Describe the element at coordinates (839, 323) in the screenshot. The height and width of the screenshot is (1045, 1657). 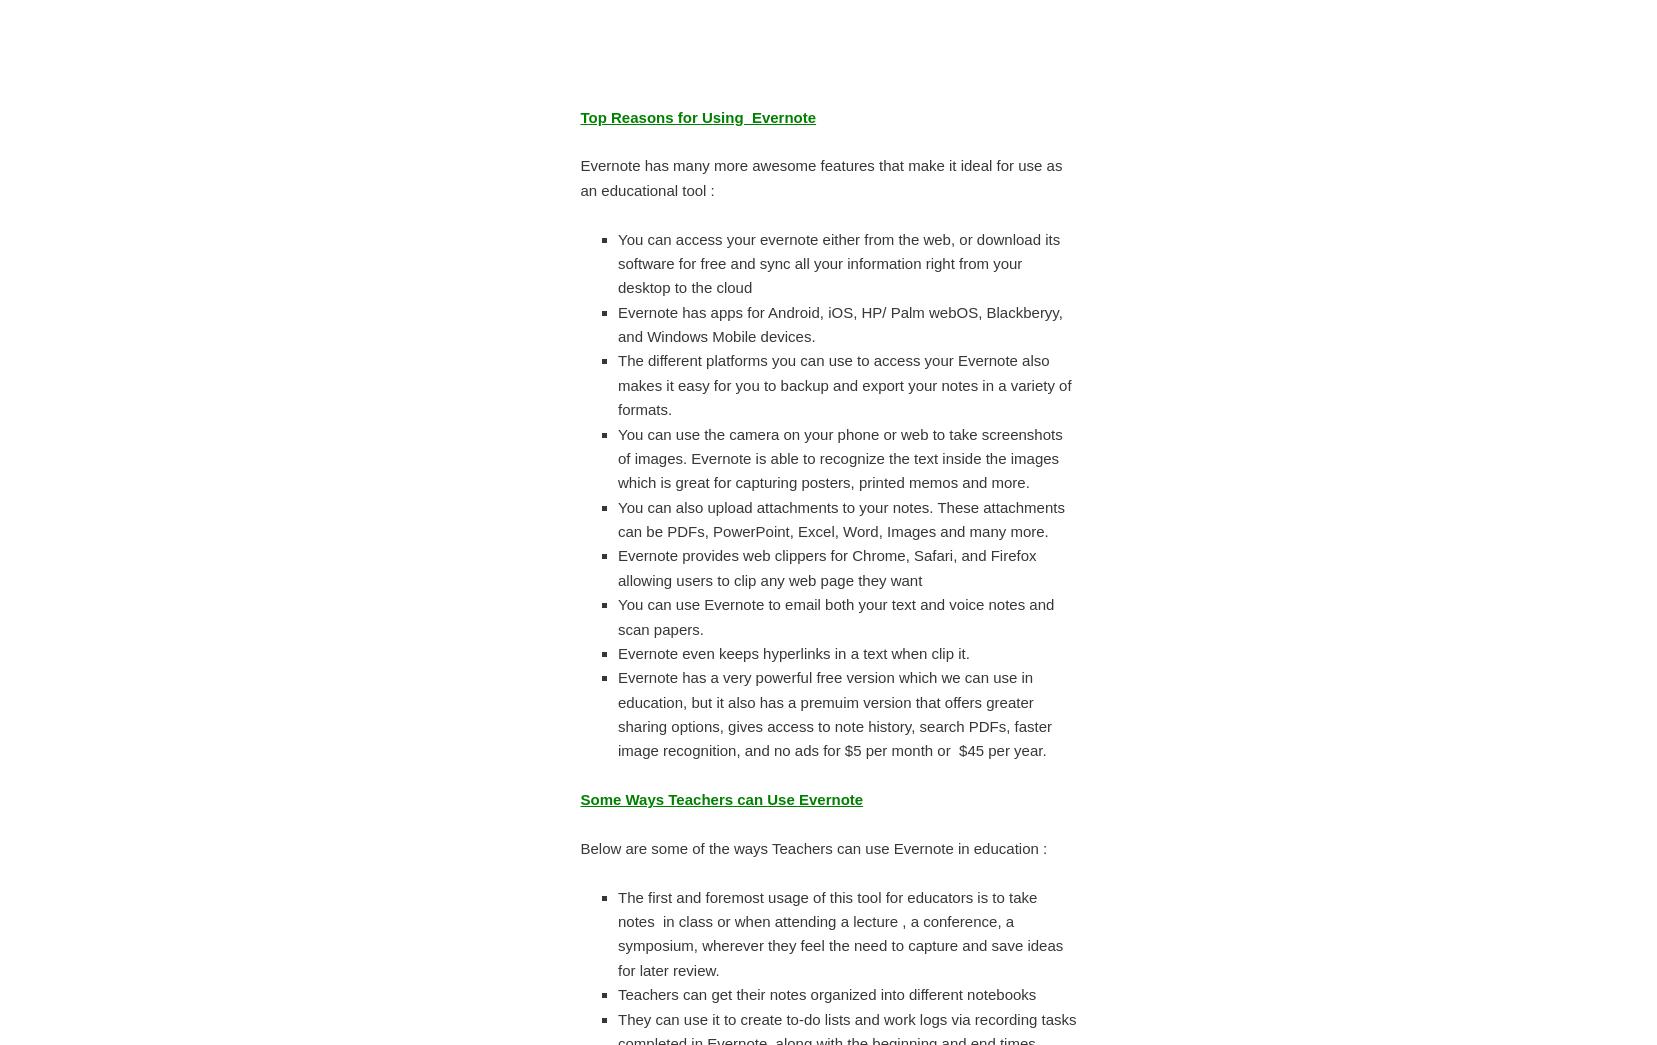
I see `'Evernote has apps for Android, iOS, HP/ Palm webOS, Blackberyy, and Windows Mobile devices.'` at that location.